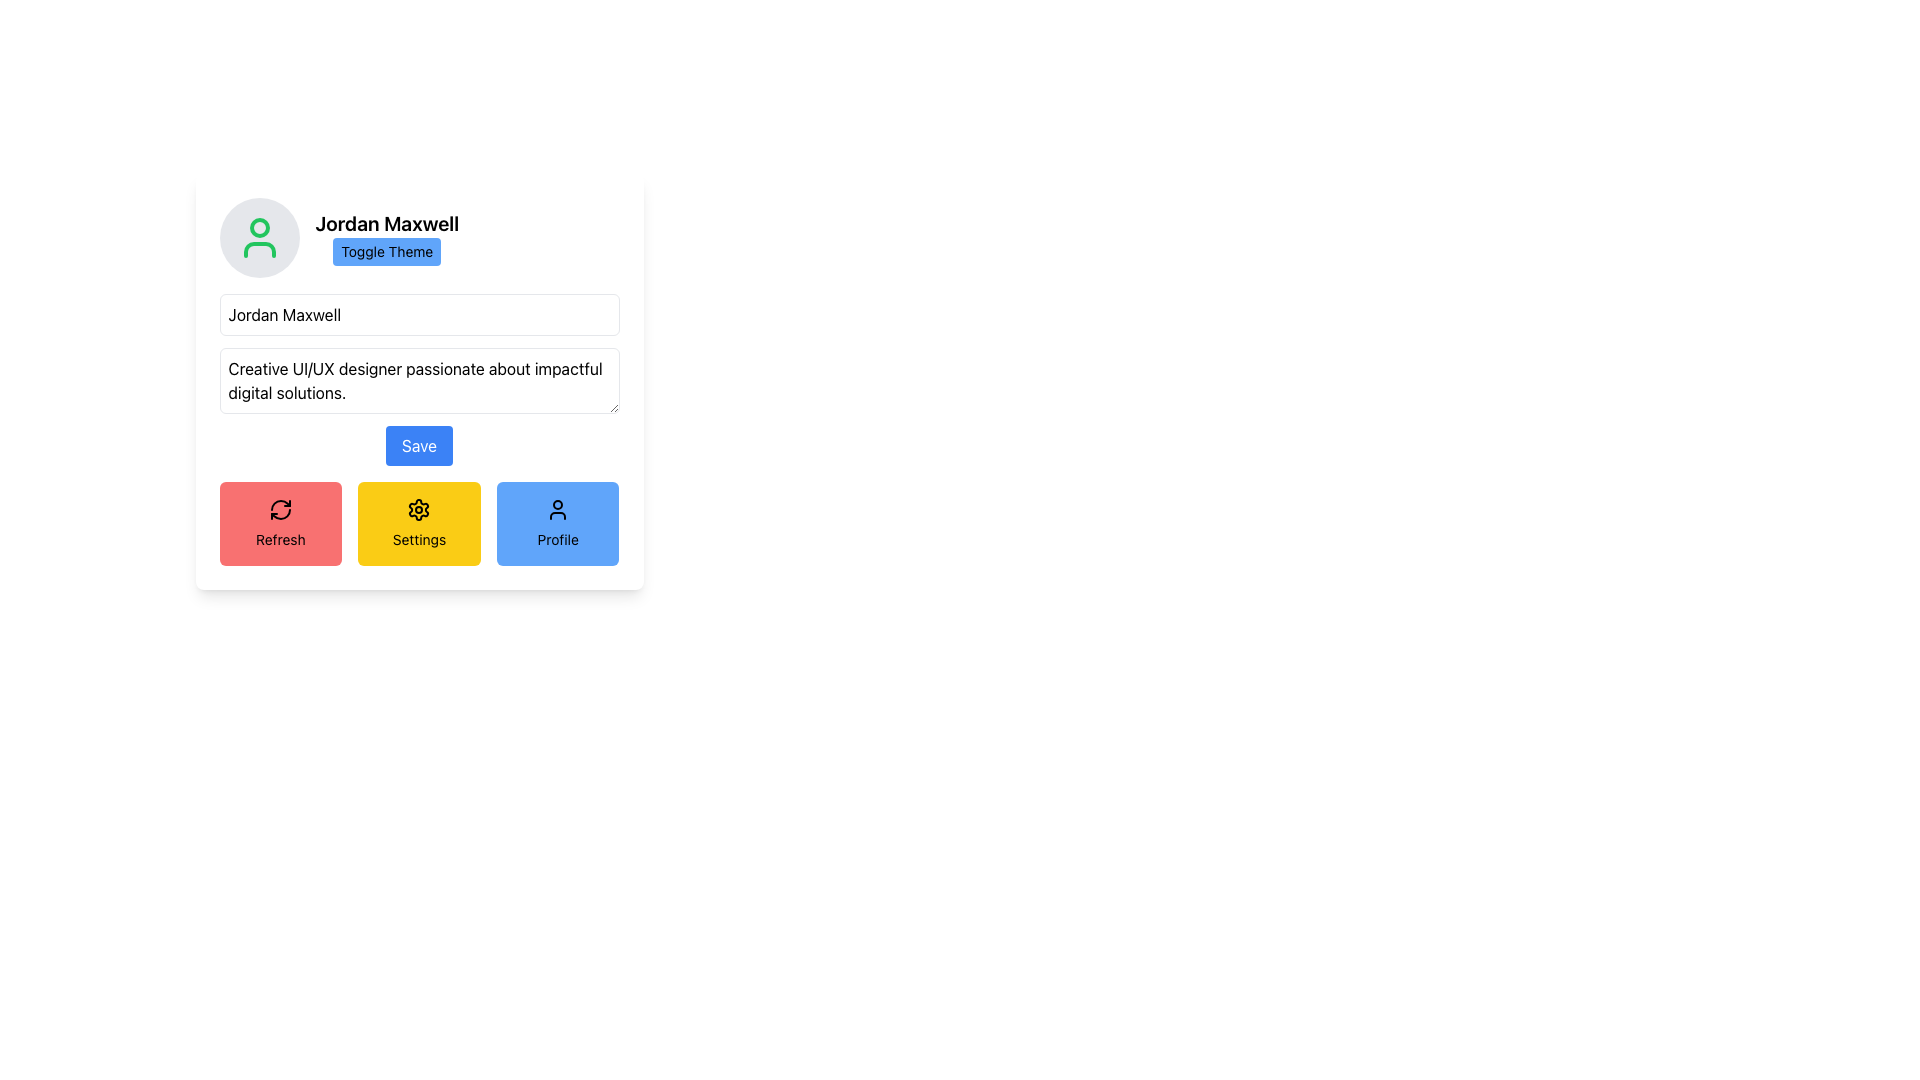 The width and height of the screenshot is (1920, 1080). Describe the element at coordinates (418, 508) in the screenshot. I see `the 'Settings' button icon located at the center of the three buttons at the bottom of the card interface` at that location.